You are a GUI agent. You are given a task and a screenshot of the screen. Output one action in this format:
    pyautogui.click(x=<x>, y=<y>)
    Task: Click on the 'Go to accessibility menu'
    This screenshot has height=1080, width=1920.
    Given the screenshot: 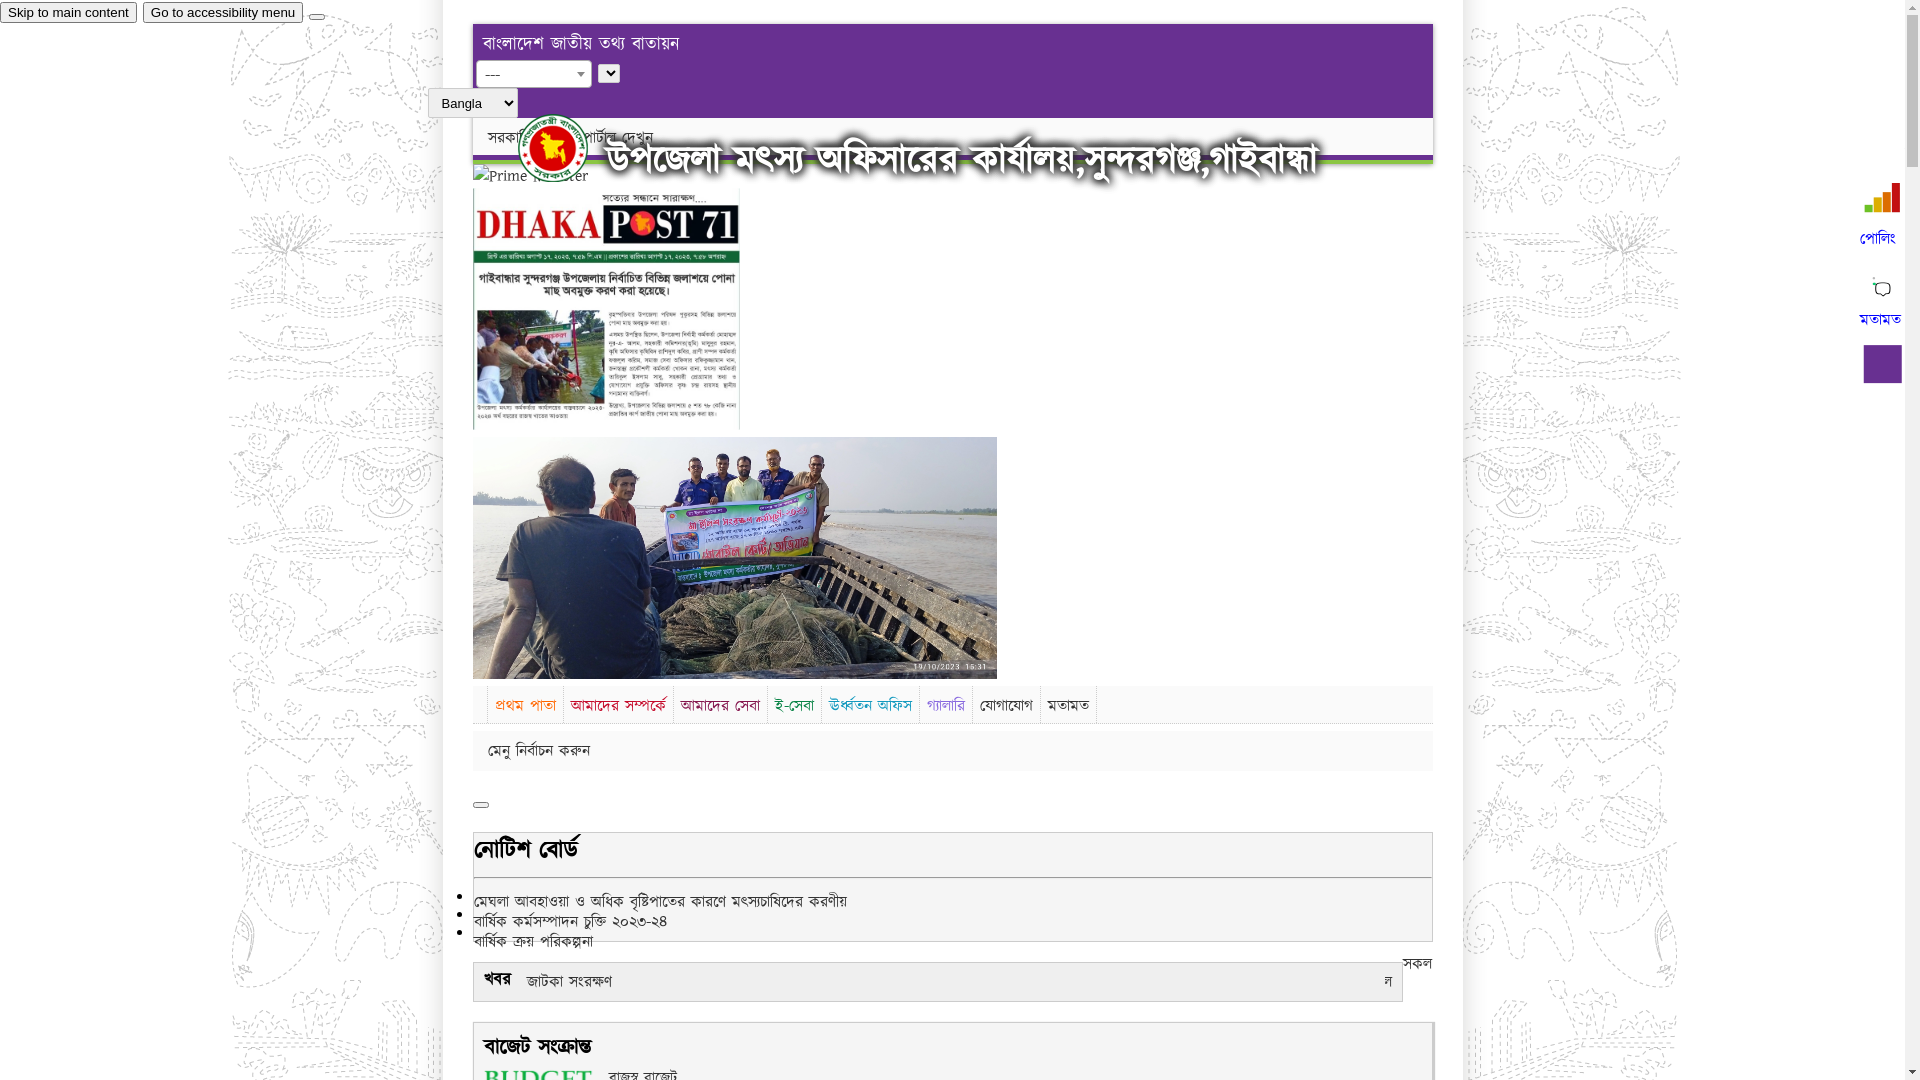 What is the action you would take?
    pyautogui.click(x=222, y=12)
    